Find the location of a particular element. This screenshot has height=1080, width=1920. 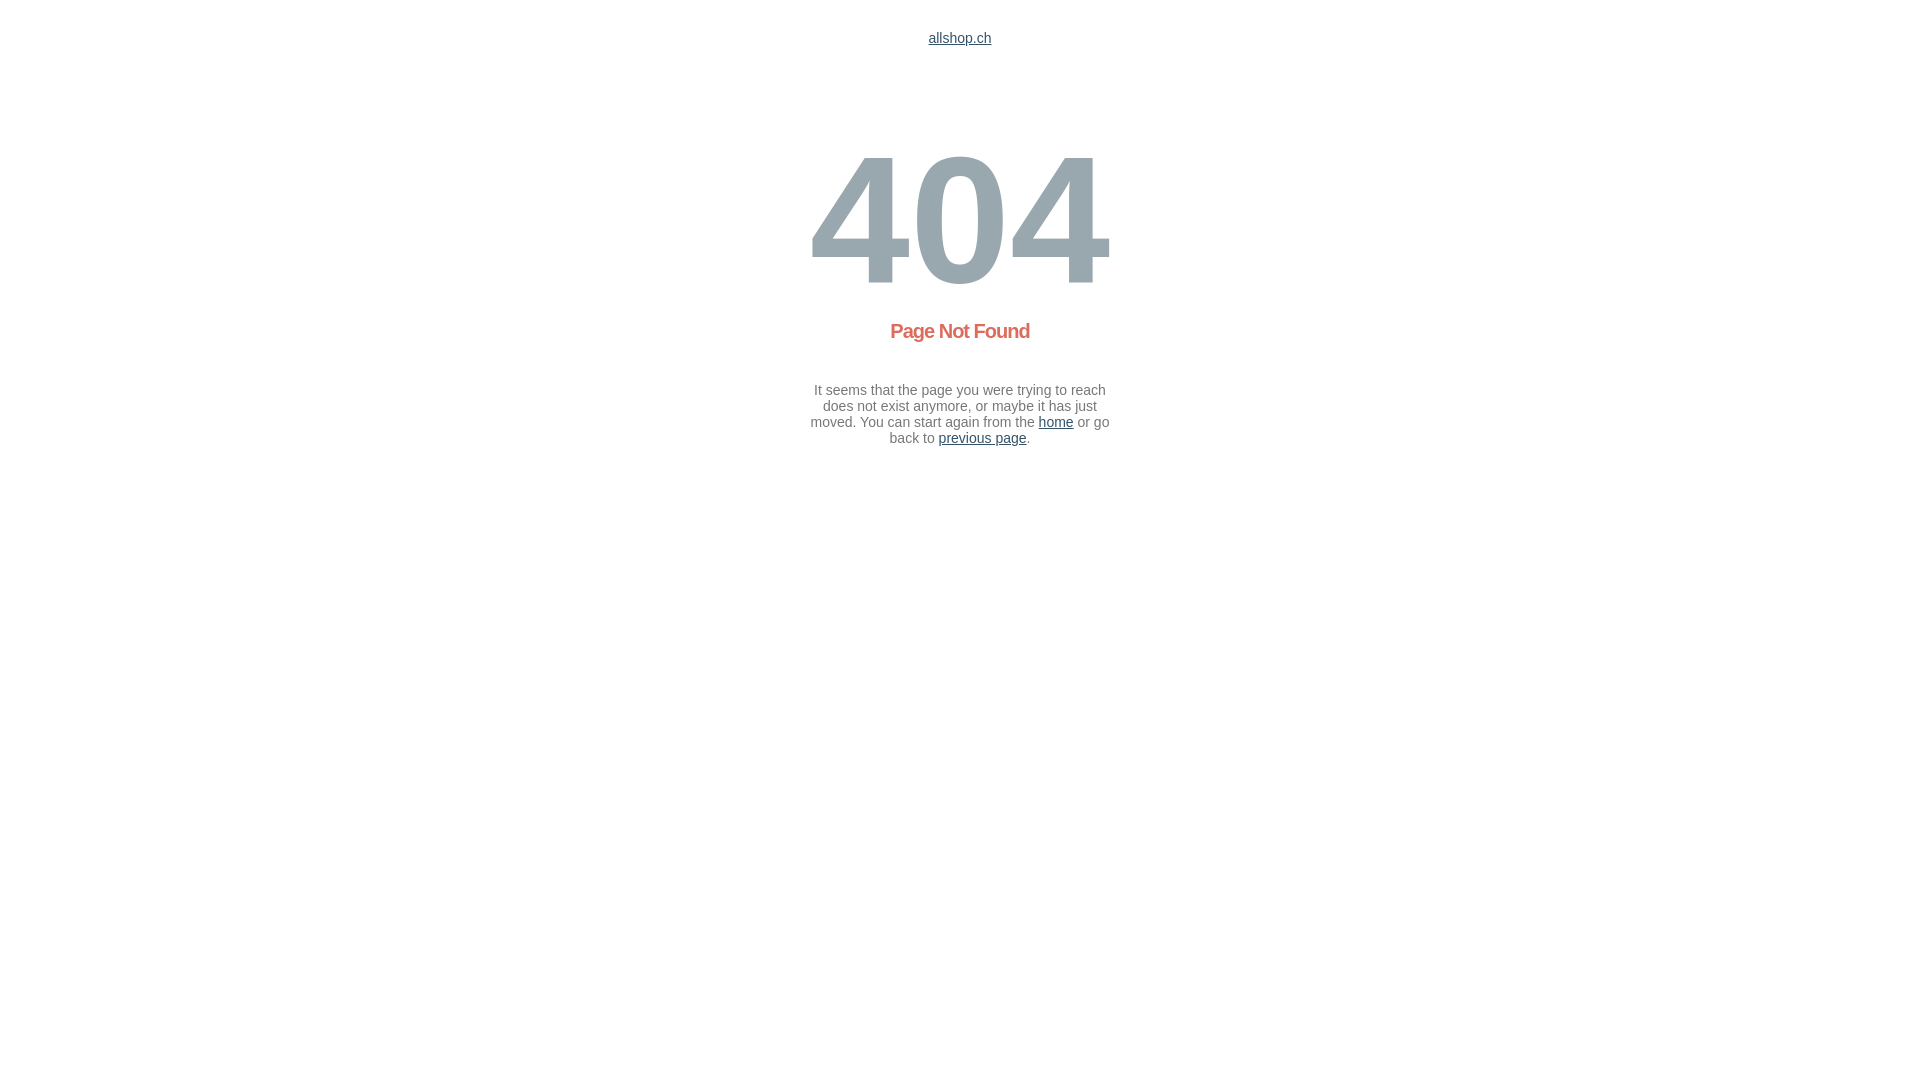

'home' is located at coordinates (1055, 420).